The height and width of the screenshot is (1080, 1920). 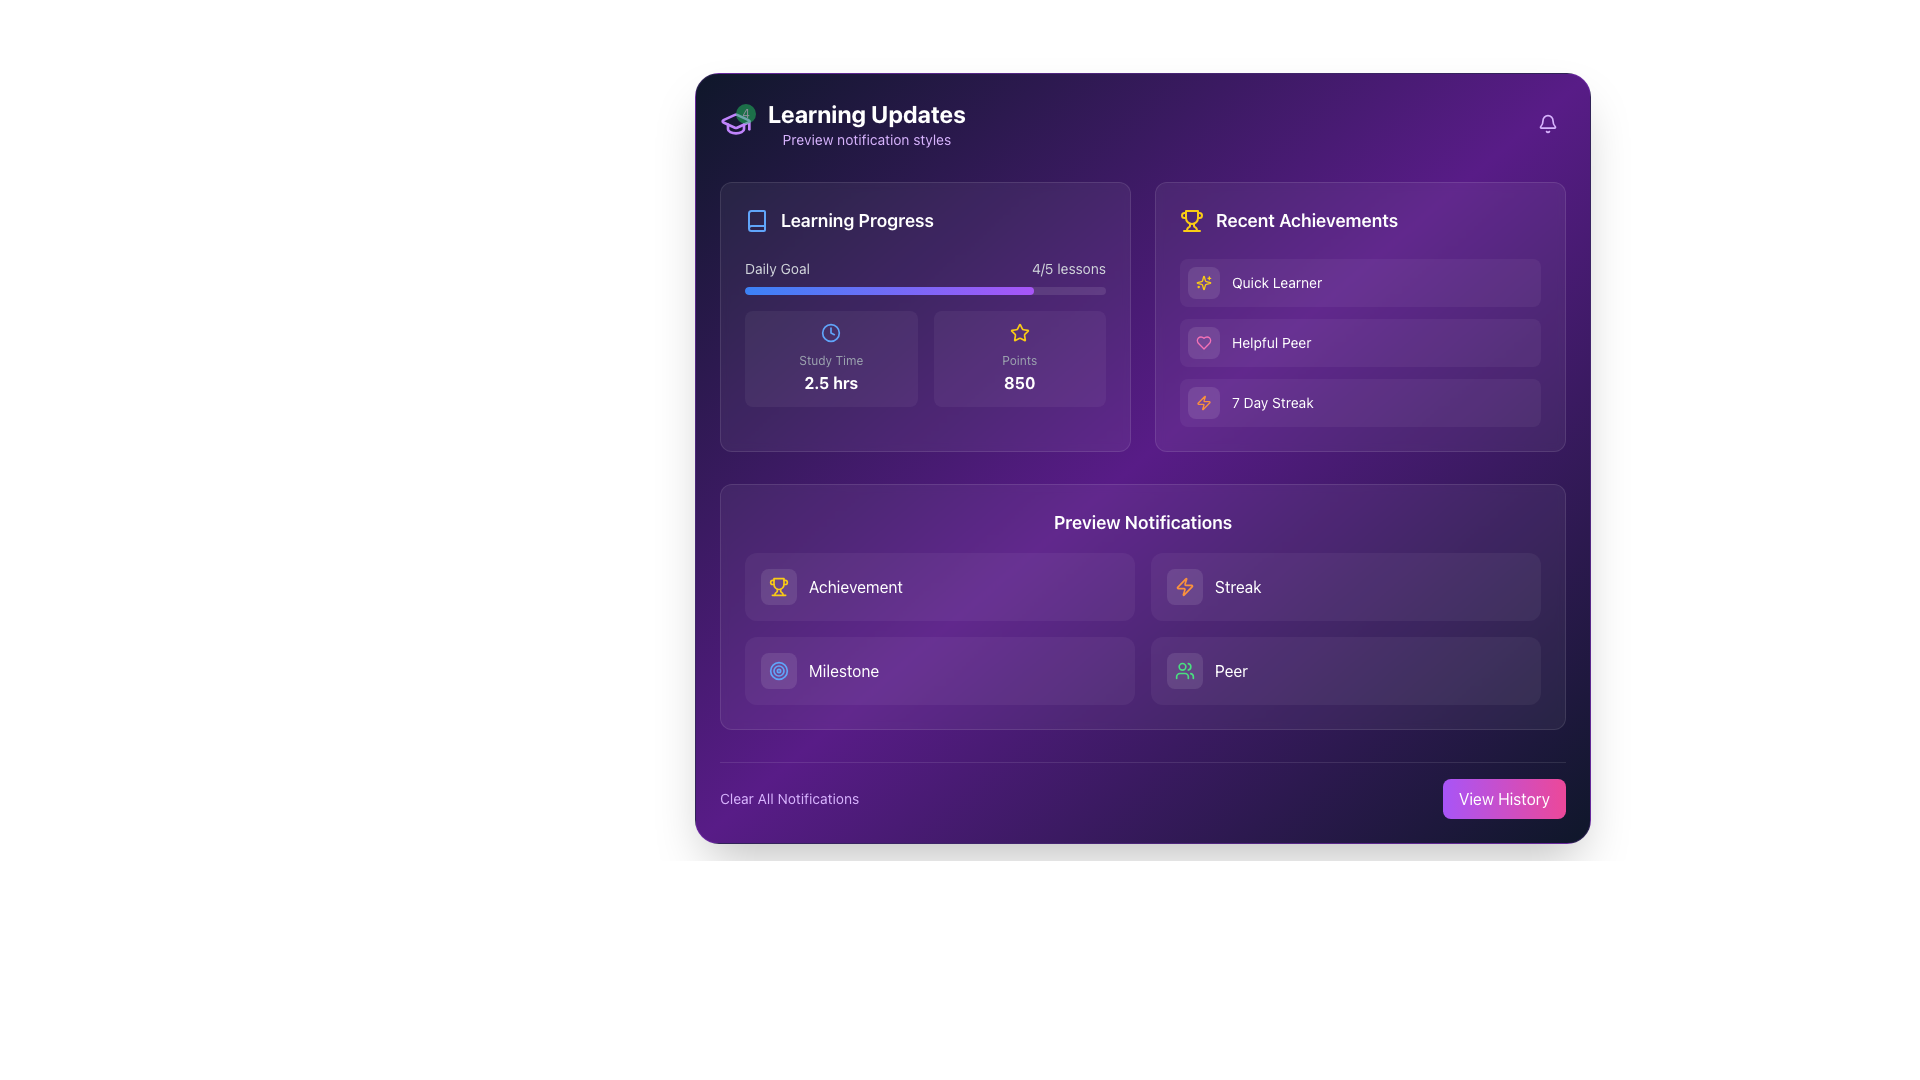 I want to click on the text display showing elapsed or allocated study time, located in the 'Learning Progress' section below the clock icon, so click(x=831, y=382).